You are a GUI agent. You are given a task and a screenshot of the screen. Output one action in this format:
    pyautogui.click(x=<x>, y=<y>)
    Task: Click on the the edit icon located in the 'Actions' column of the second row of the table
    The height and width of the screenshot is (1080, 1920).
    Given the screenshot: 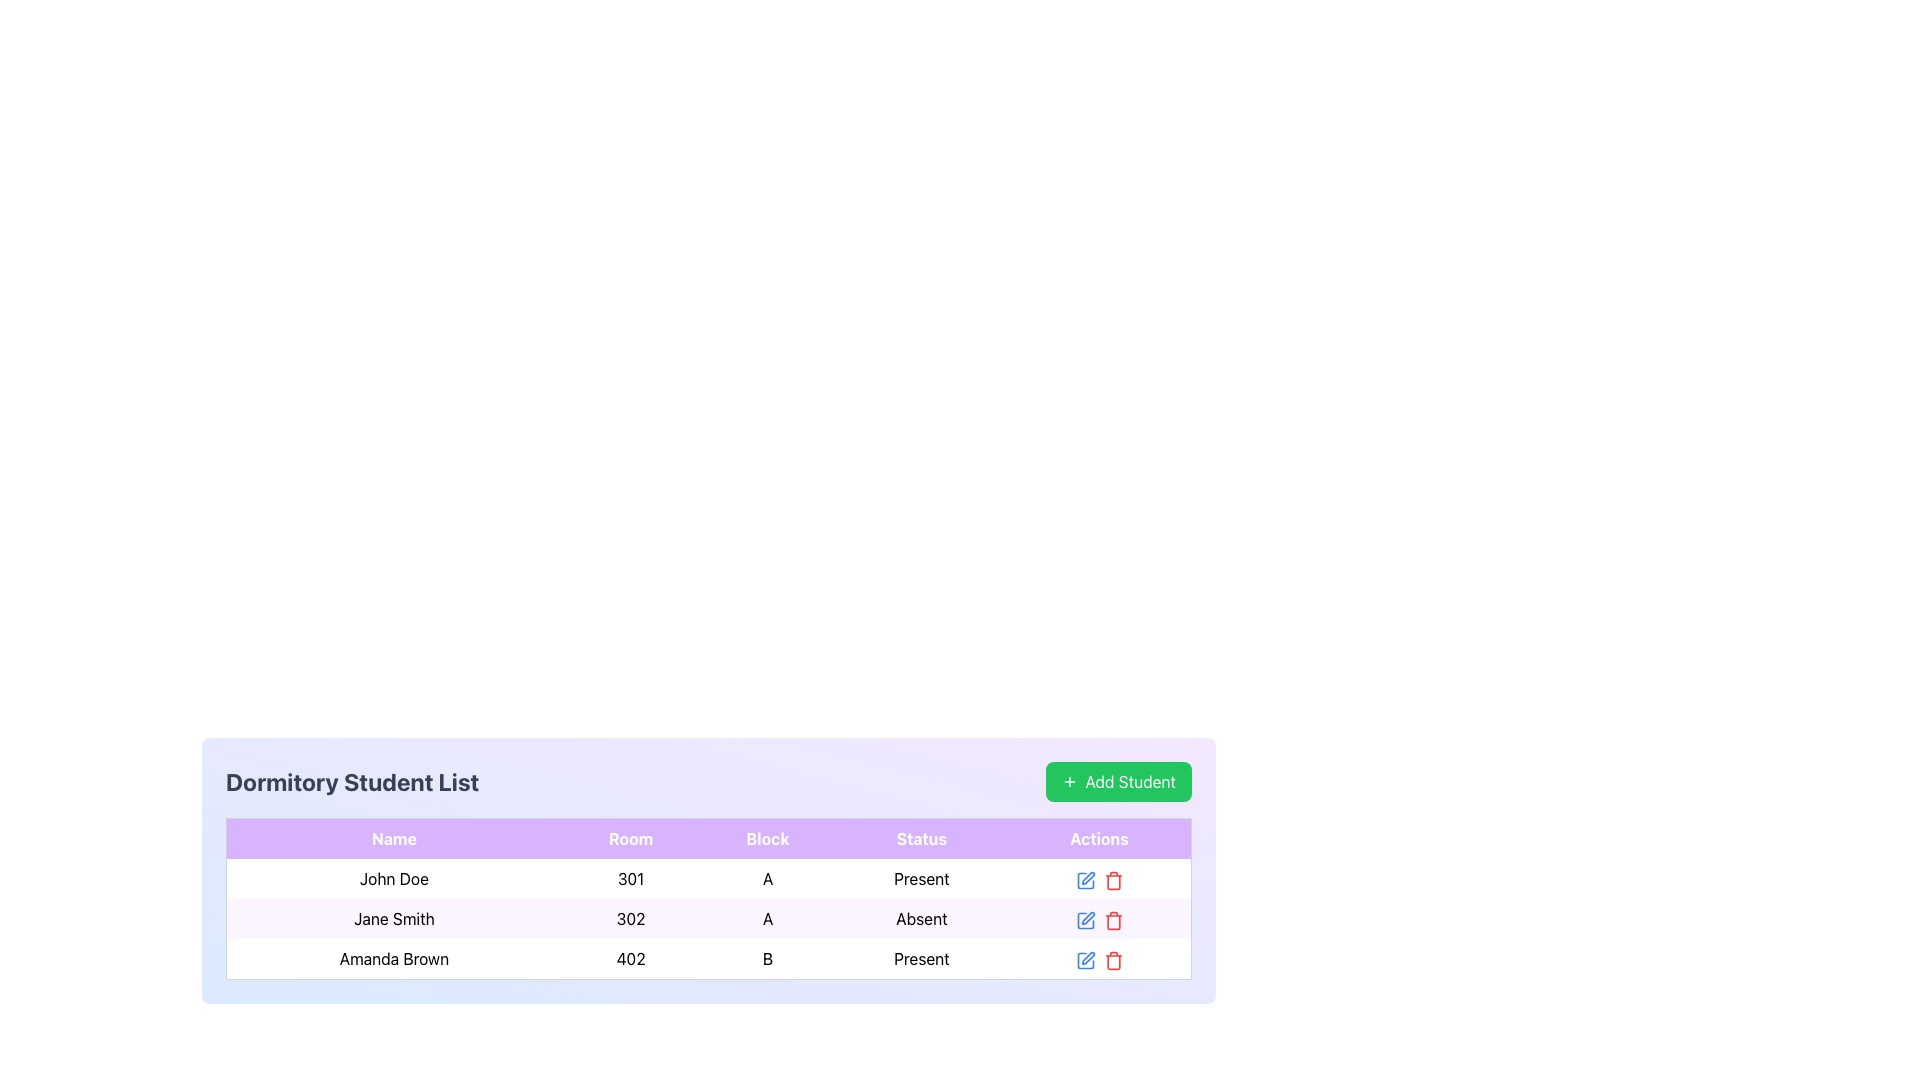 What is the action you would take?
    pyautogui.click(x=1084, y=920)
    